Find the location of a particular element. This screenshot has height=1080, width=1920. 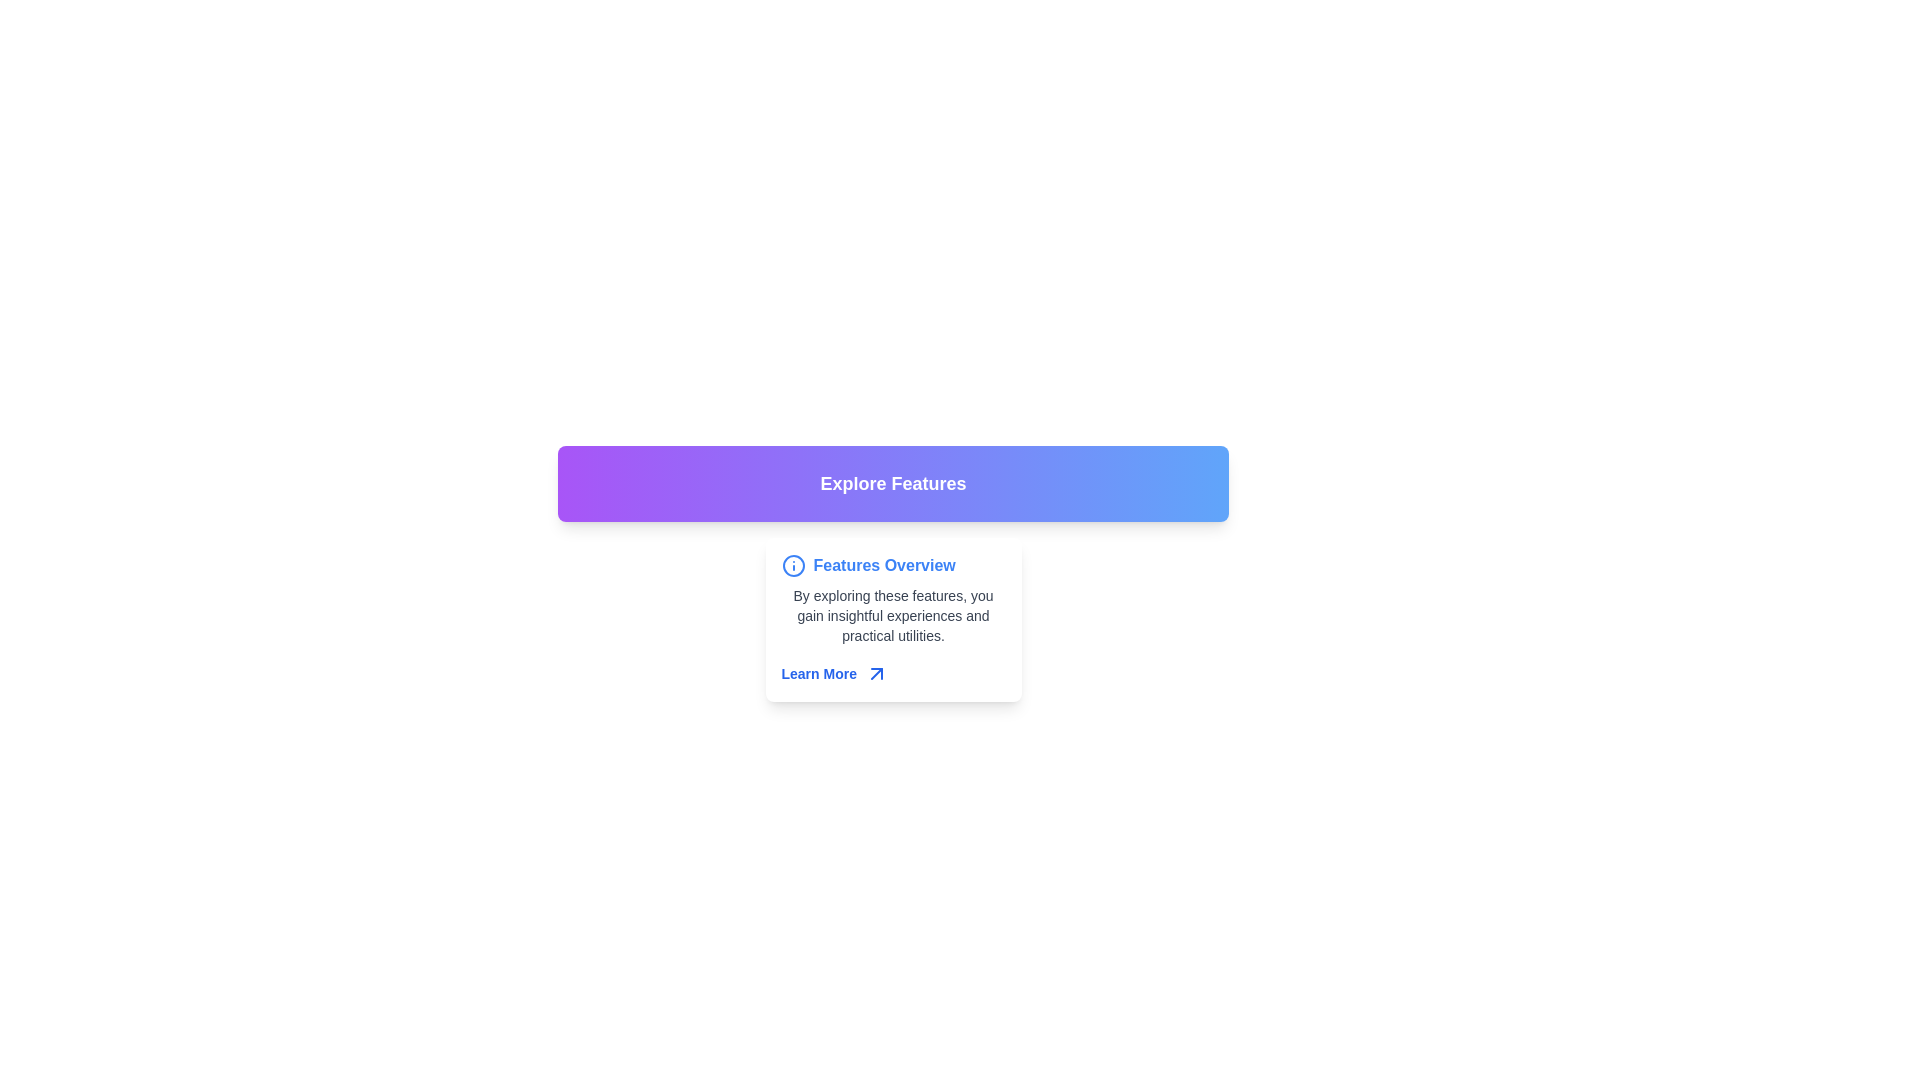

the small arrow icon pointing diagonally upwards and to the right, which is part of the 'Learn More' link at the bottom left of the card element is located at coordinates (877, 674).